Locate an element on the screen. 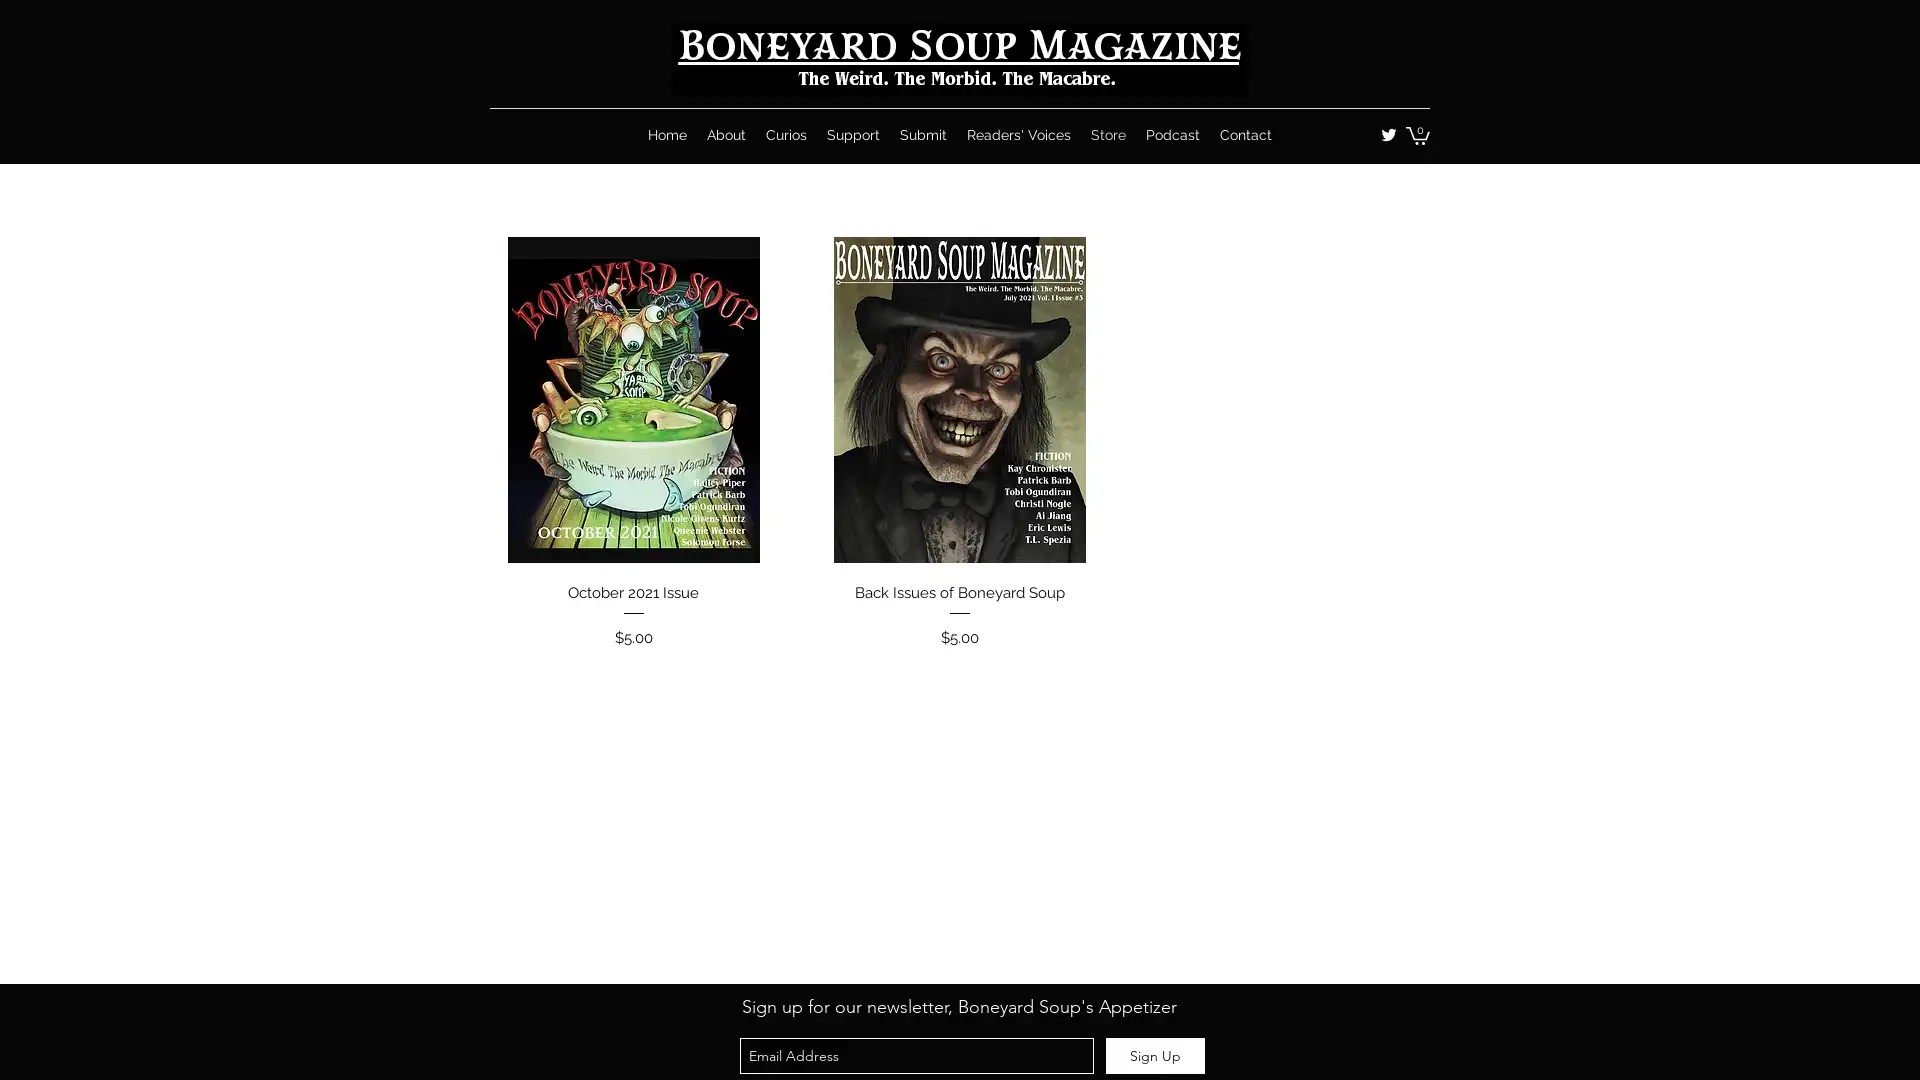  Quick View is located at coordinates (632, 586).